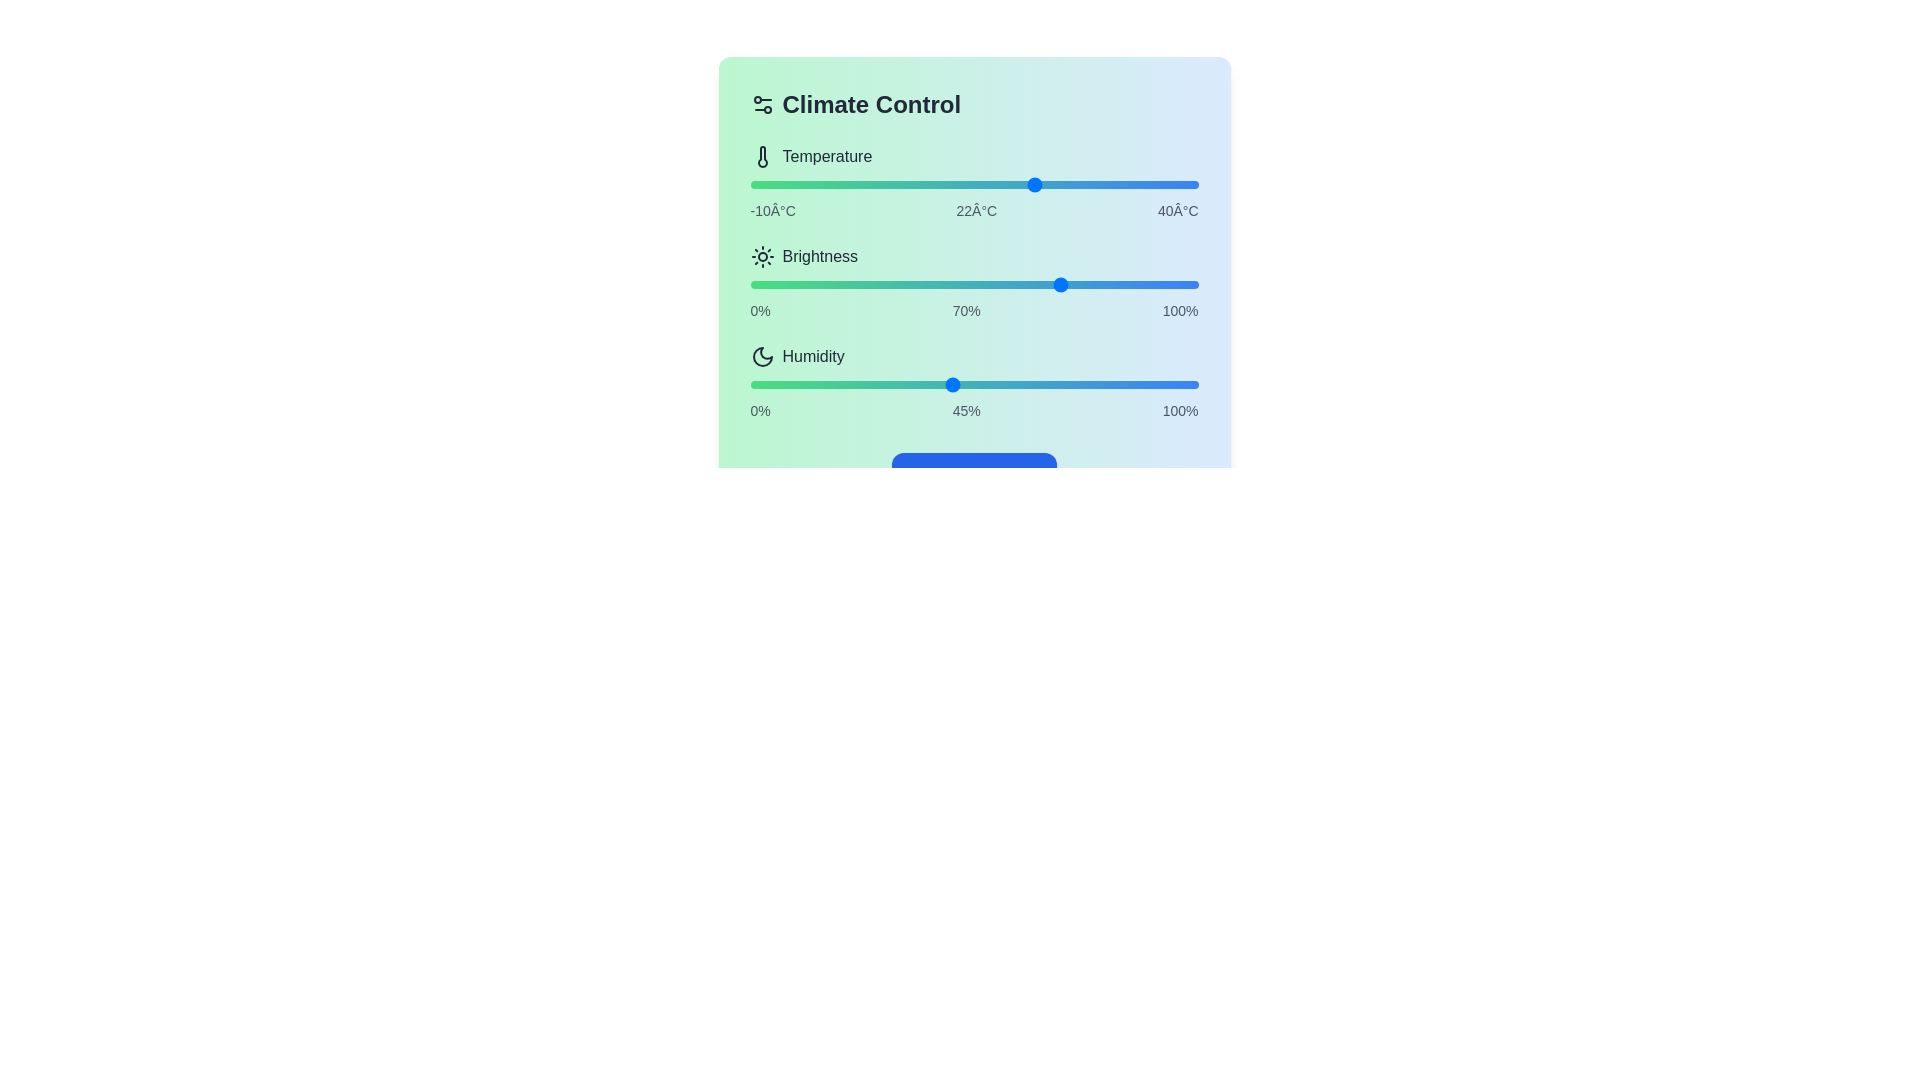 This screenshot has height=1080, width=1920. Describe the element at coordinates (761, 156) in the screenshot. I see `the small red thermometer icon located to the left of the 'Temperature' label in the 'Climate Control' interface` at that location.